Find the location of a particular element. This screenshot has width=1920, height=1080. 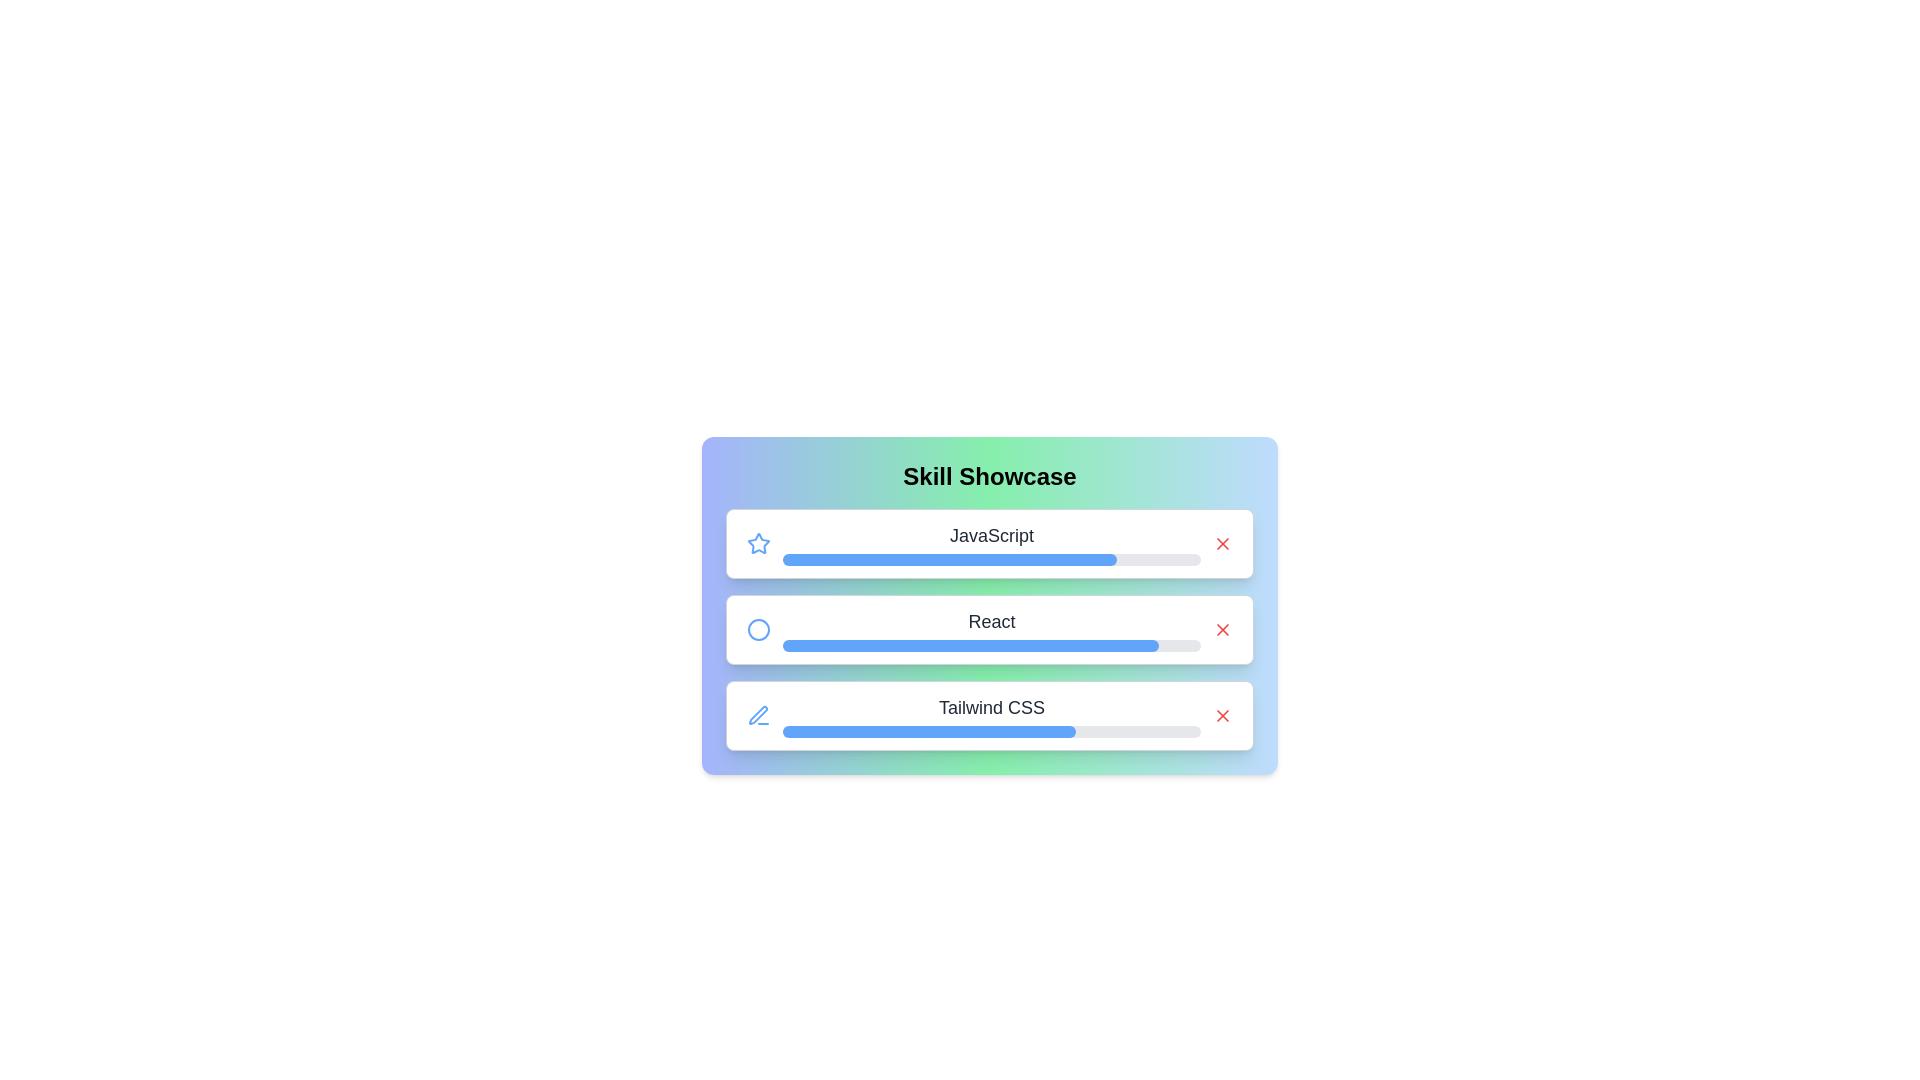

the icon next to the skill name Tailwind CSS is located at coordinates (757, 715).